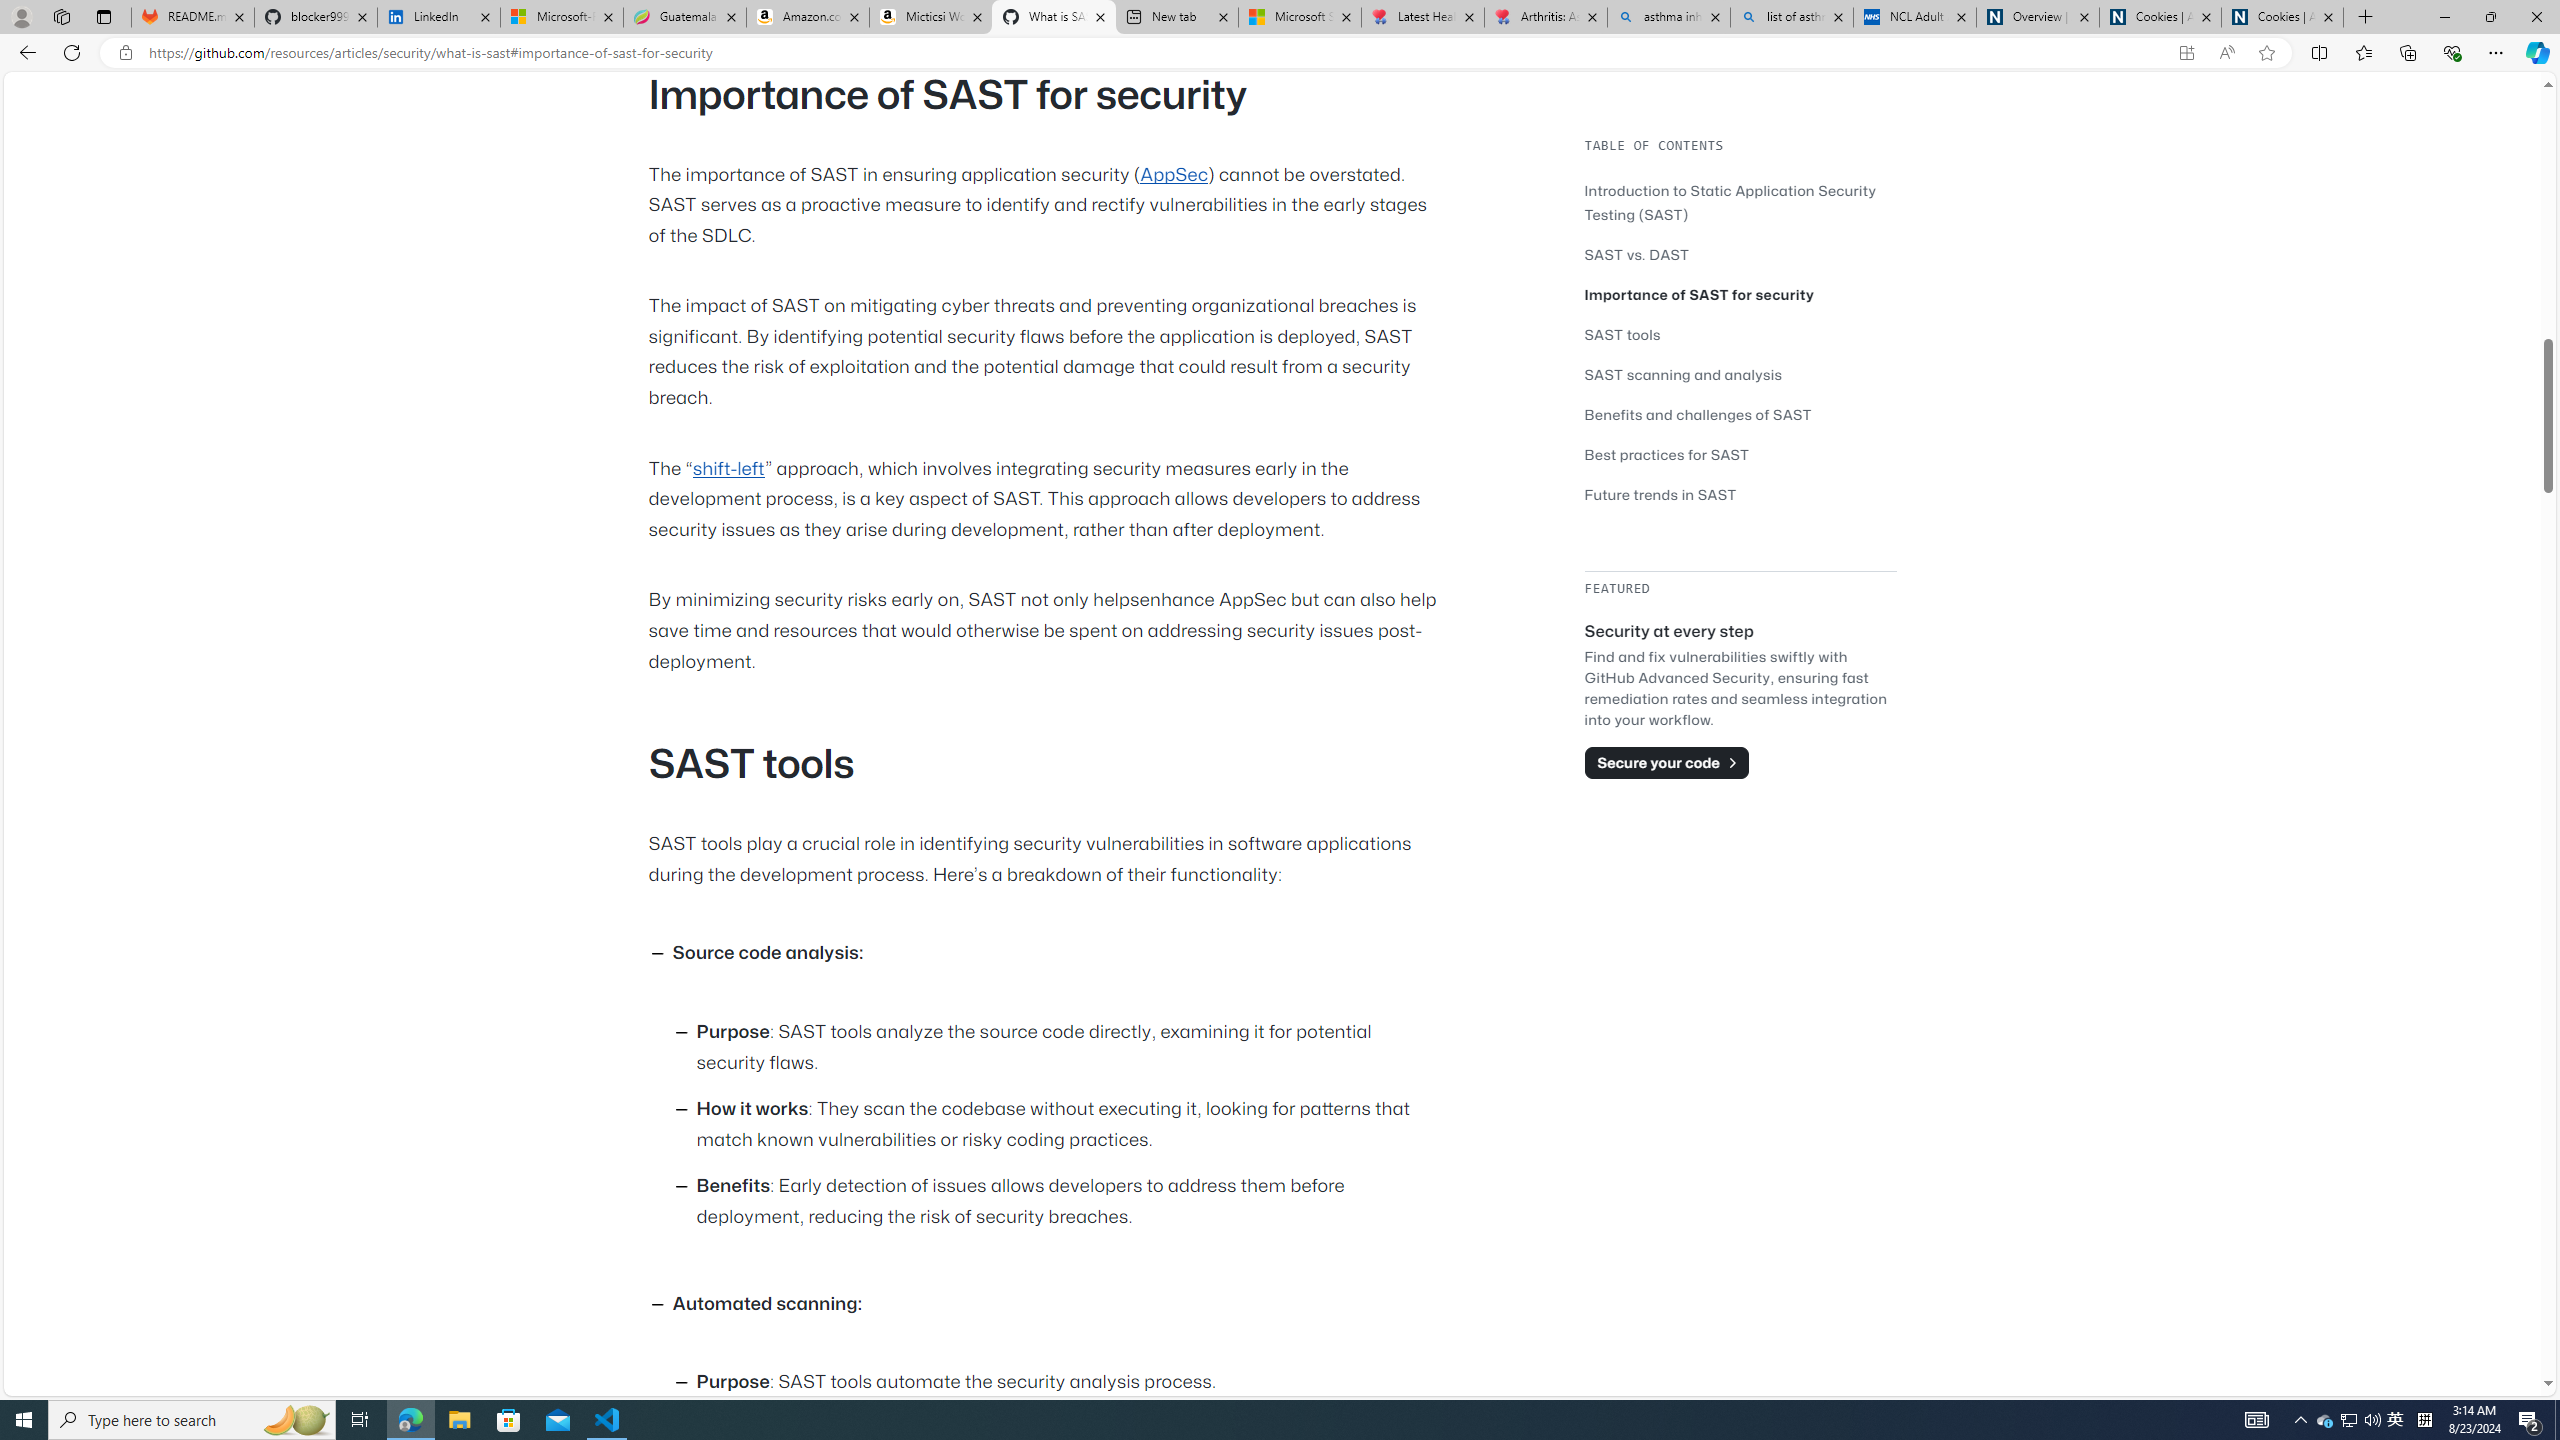 This screenshot has width=2560, height=1440. I want to click on 'Benefits and challenges of SAST', so click(1697, 413).